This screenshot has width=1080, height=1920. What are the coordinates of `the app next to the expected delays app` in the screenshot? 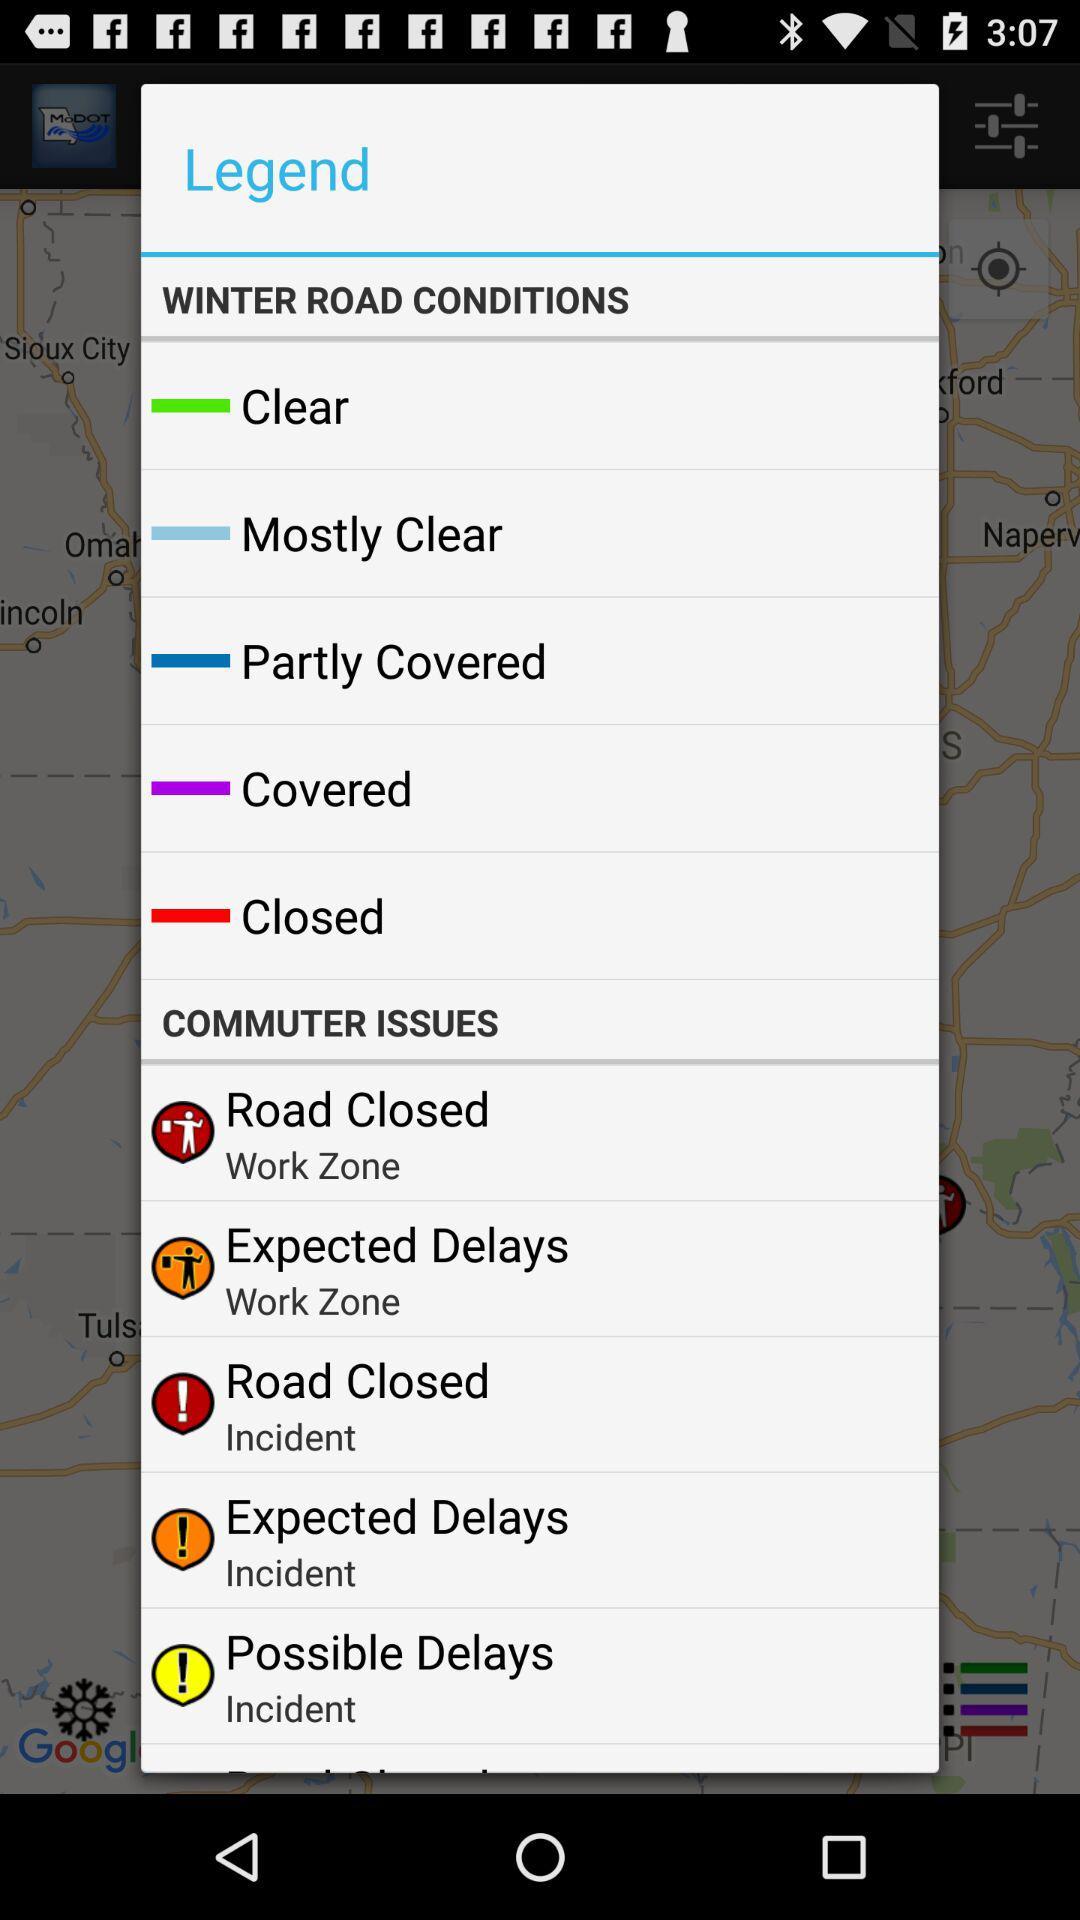 It's located at (874, 1267).